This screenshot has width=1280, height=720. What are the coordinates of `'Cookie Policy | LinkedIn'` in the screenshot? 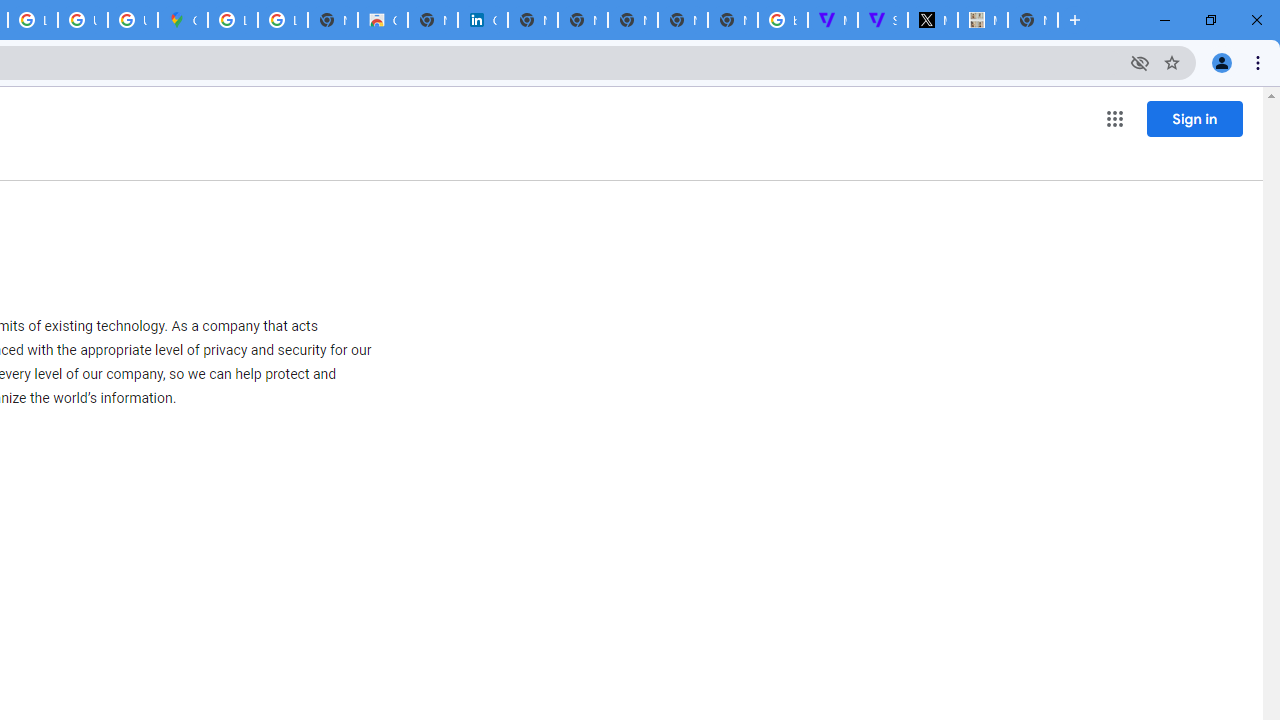 It's located at (483, 20).